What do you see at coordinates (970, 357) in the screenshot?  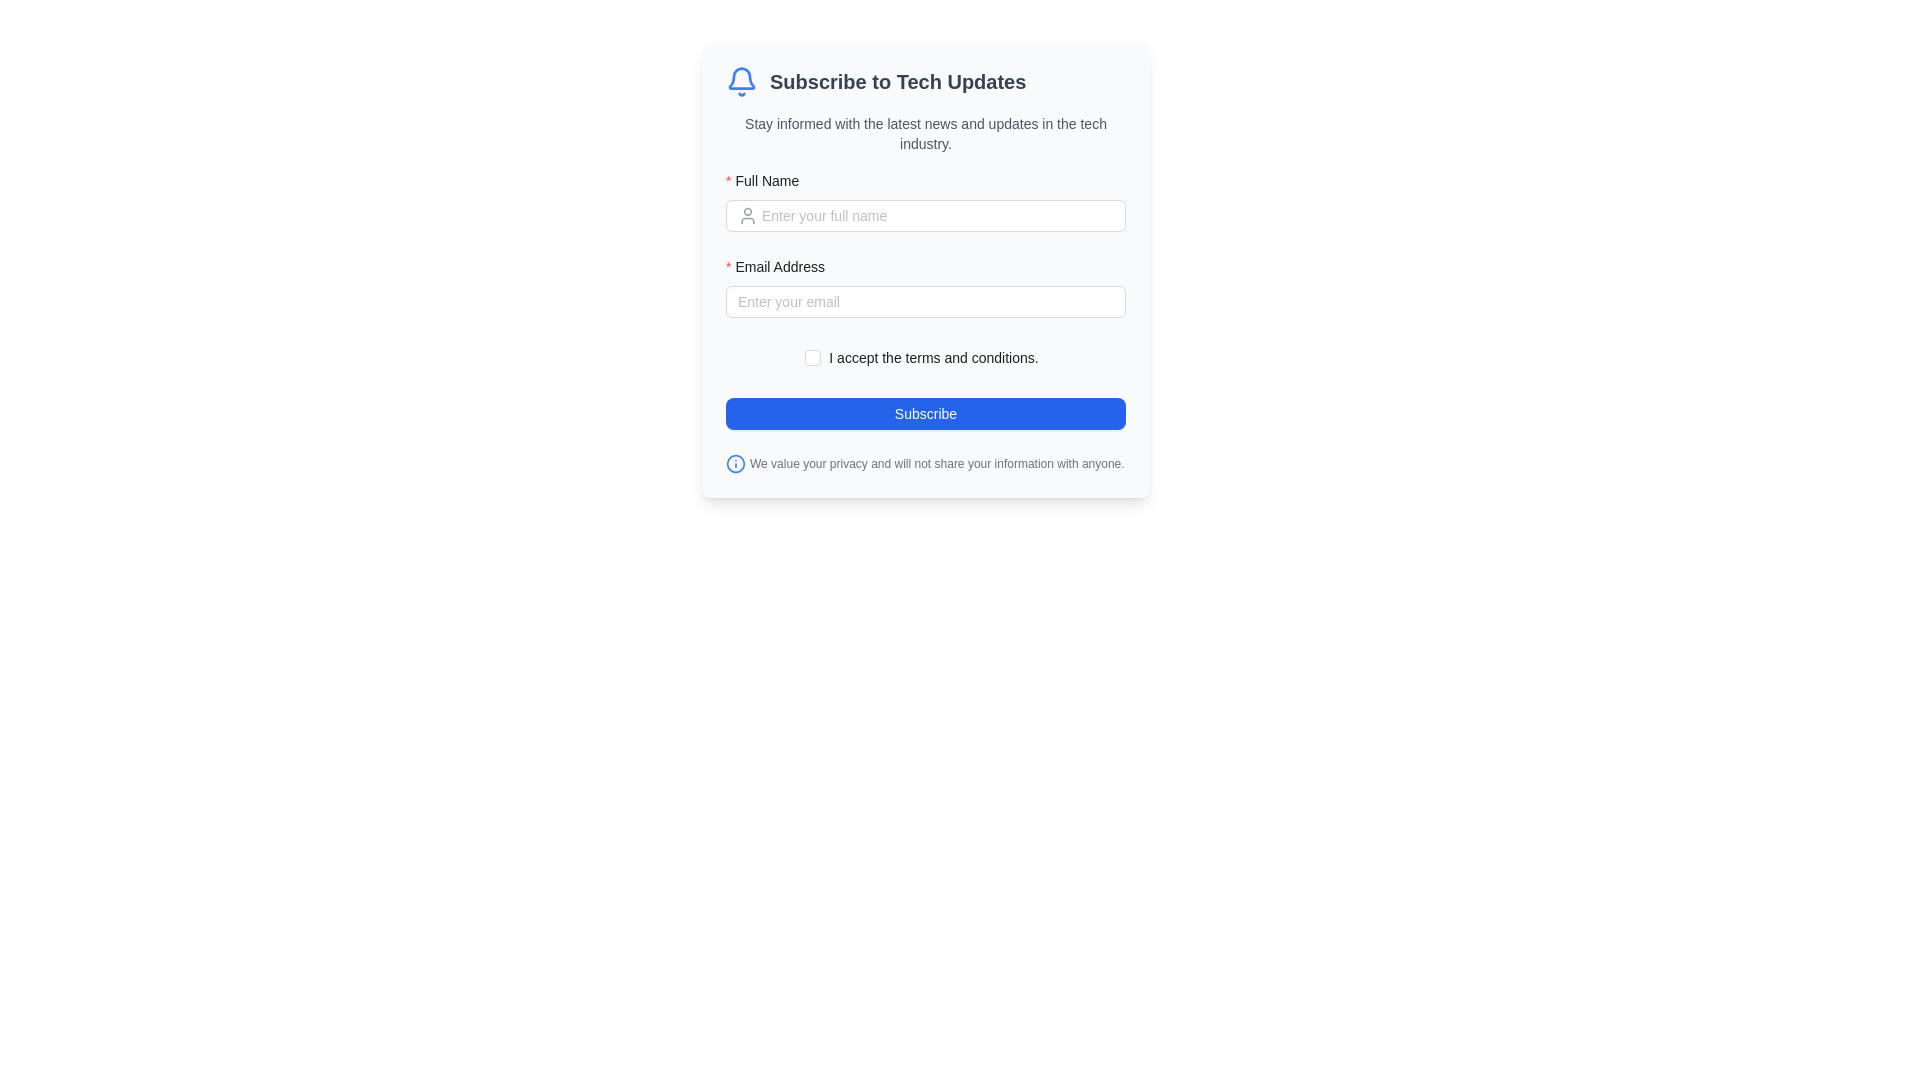 I see `the hyperlink that reads 'terms and conditions', styled in blue, located at the end of the text 'I accept the terms and conditions.'` at bounding box center [970, 357].